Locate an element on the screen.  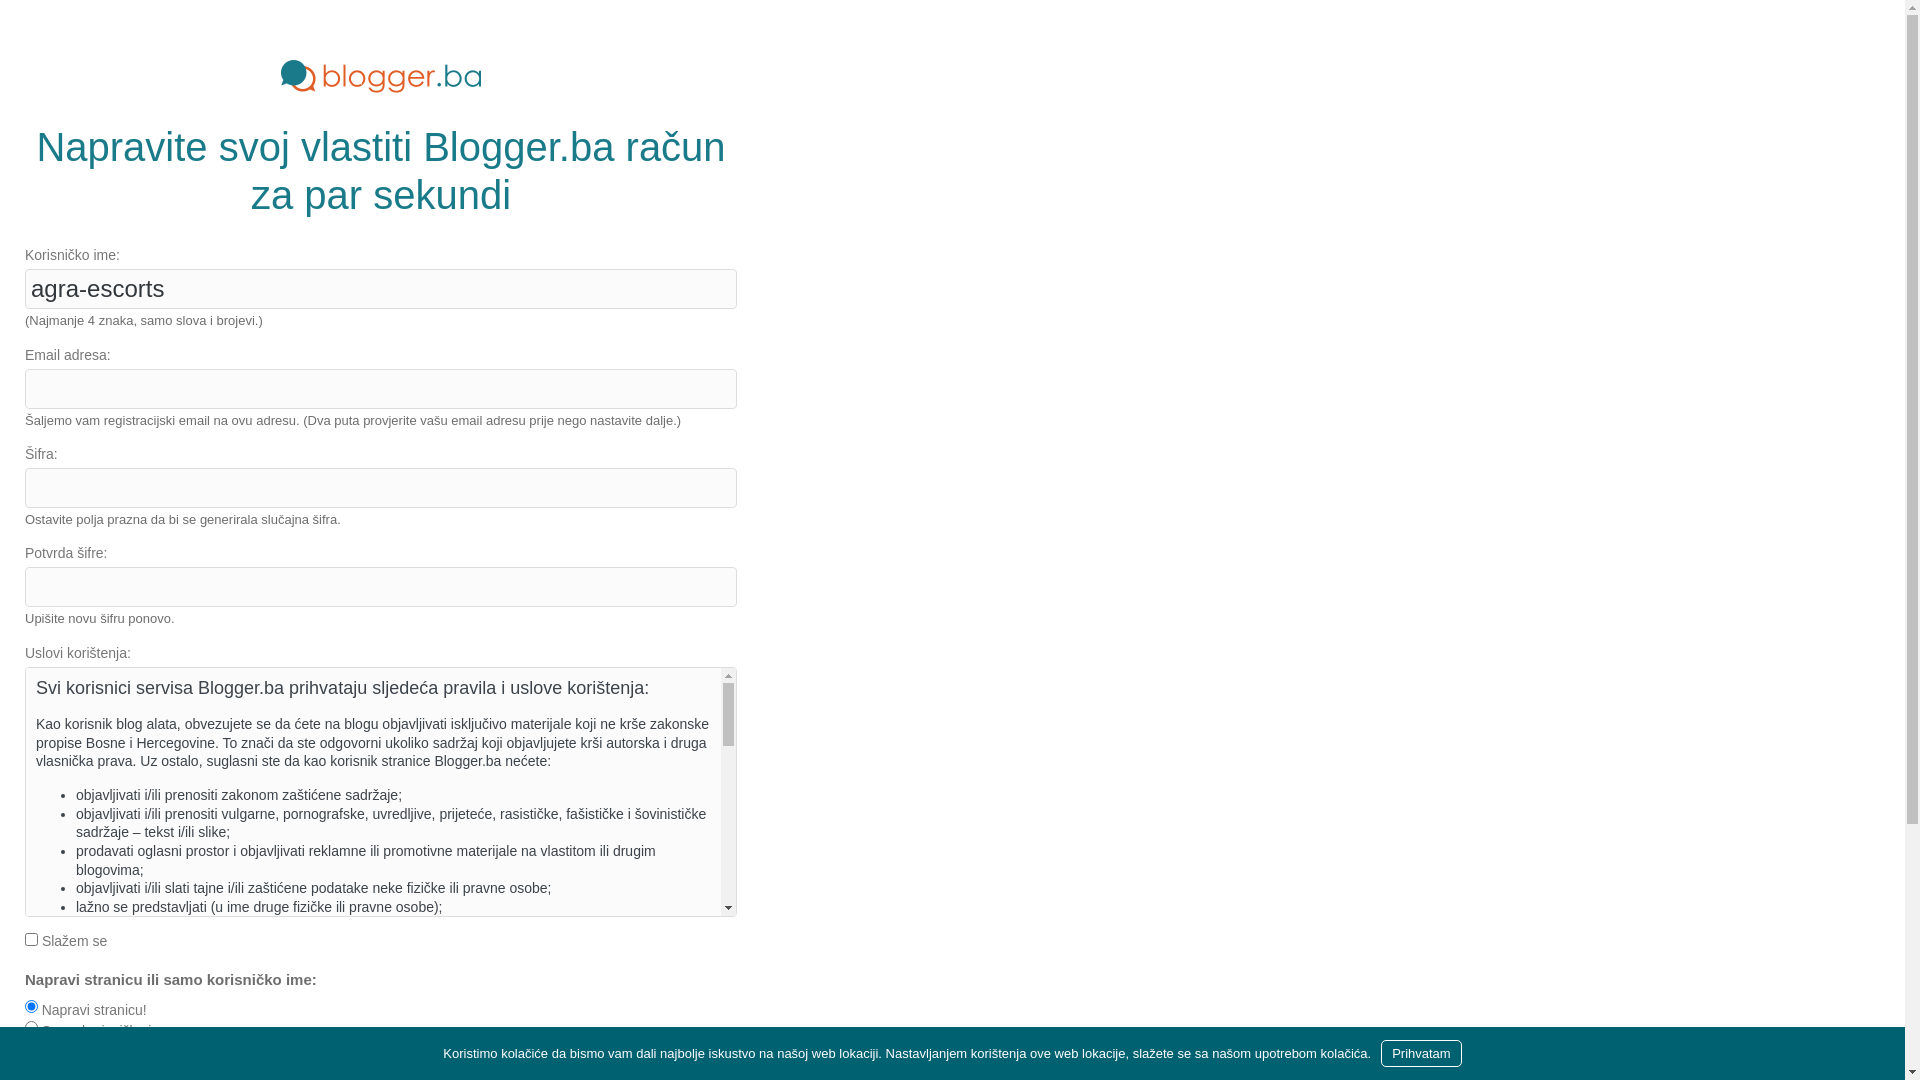
'Prihvatam' is located at coordinates (1380, 1052).